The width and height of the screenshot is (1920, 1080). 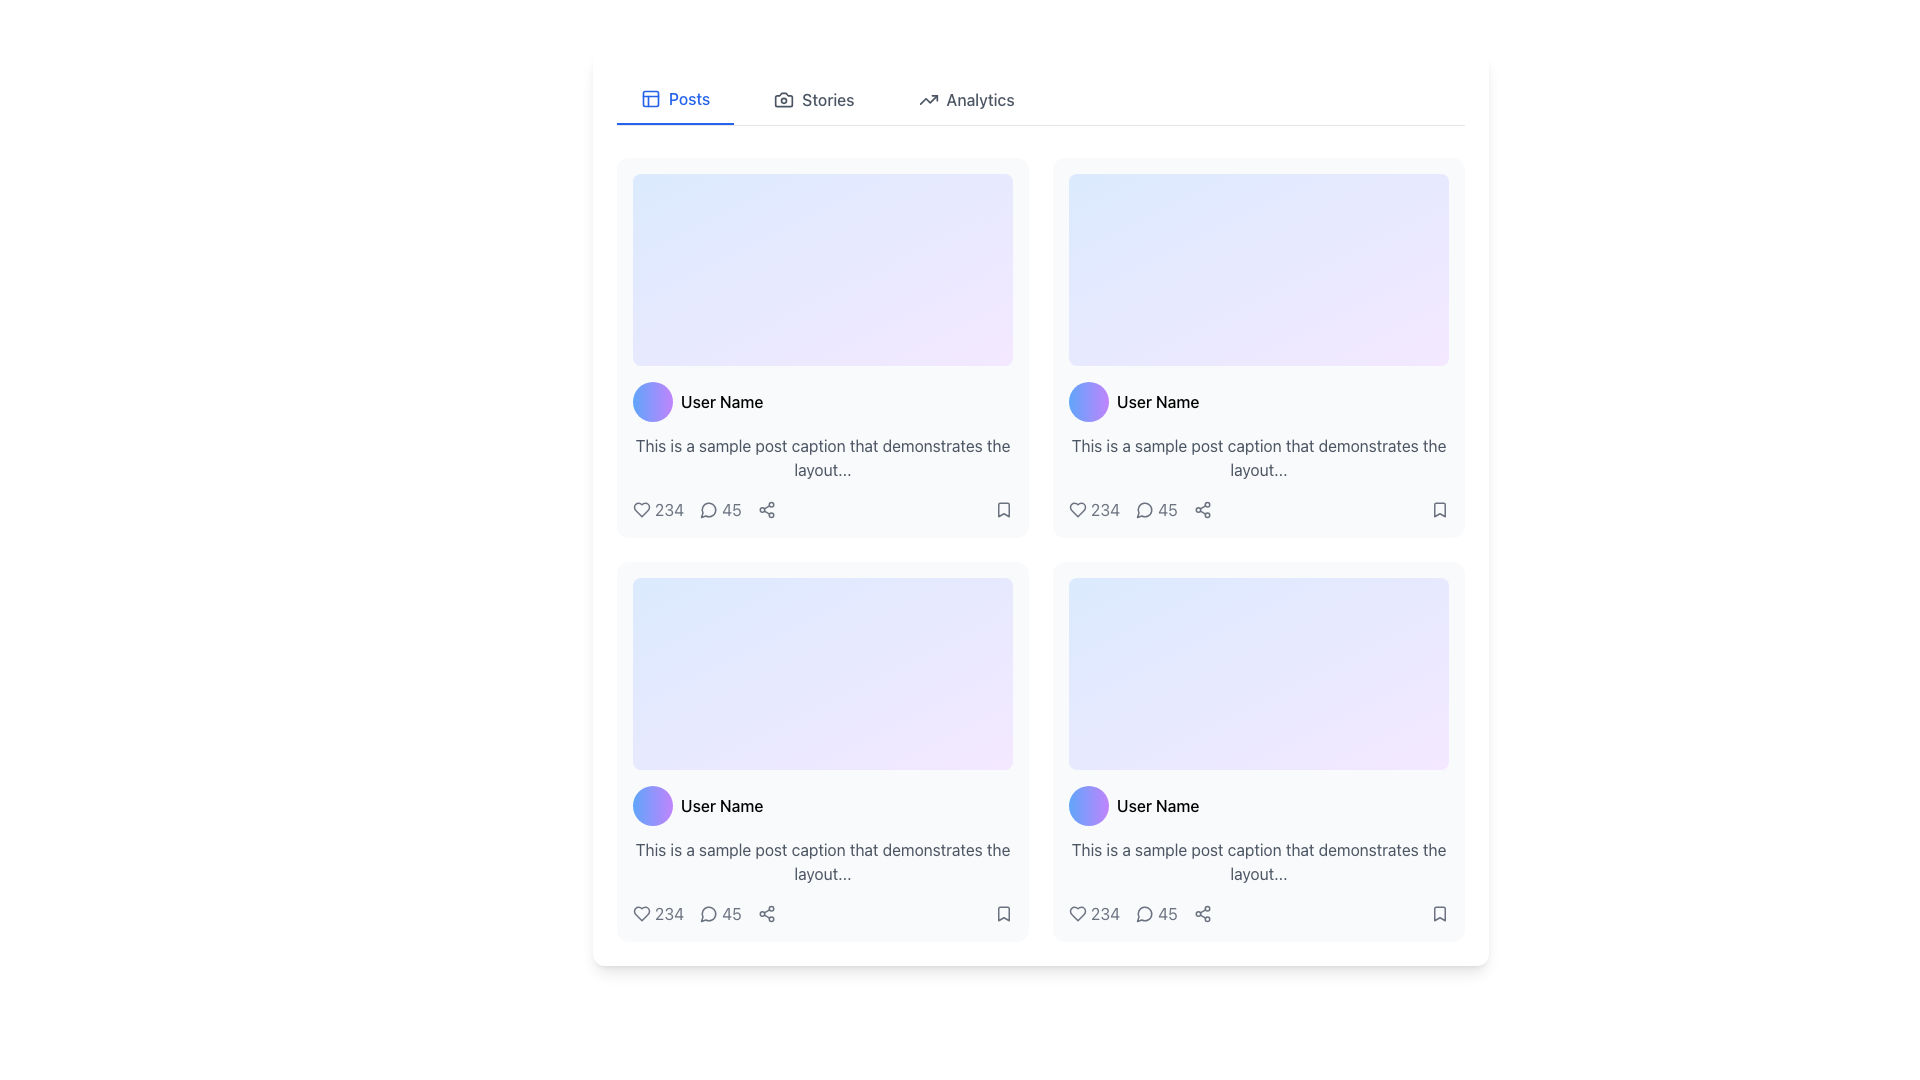 I want to click on the numerical label '45' next to the speech bubble icon, so click(x=1156, y=914).